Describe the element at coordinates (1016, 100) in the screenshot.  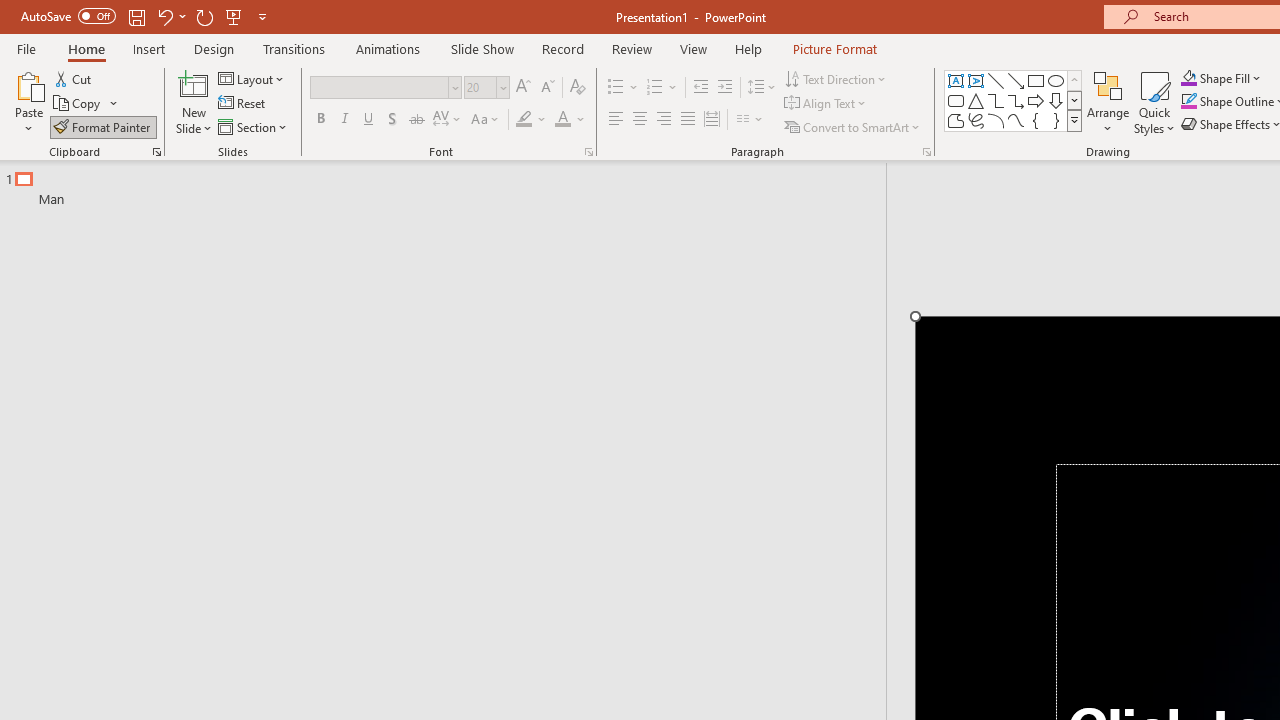
I see `'Connector: Elbow Arrow'` at that location.